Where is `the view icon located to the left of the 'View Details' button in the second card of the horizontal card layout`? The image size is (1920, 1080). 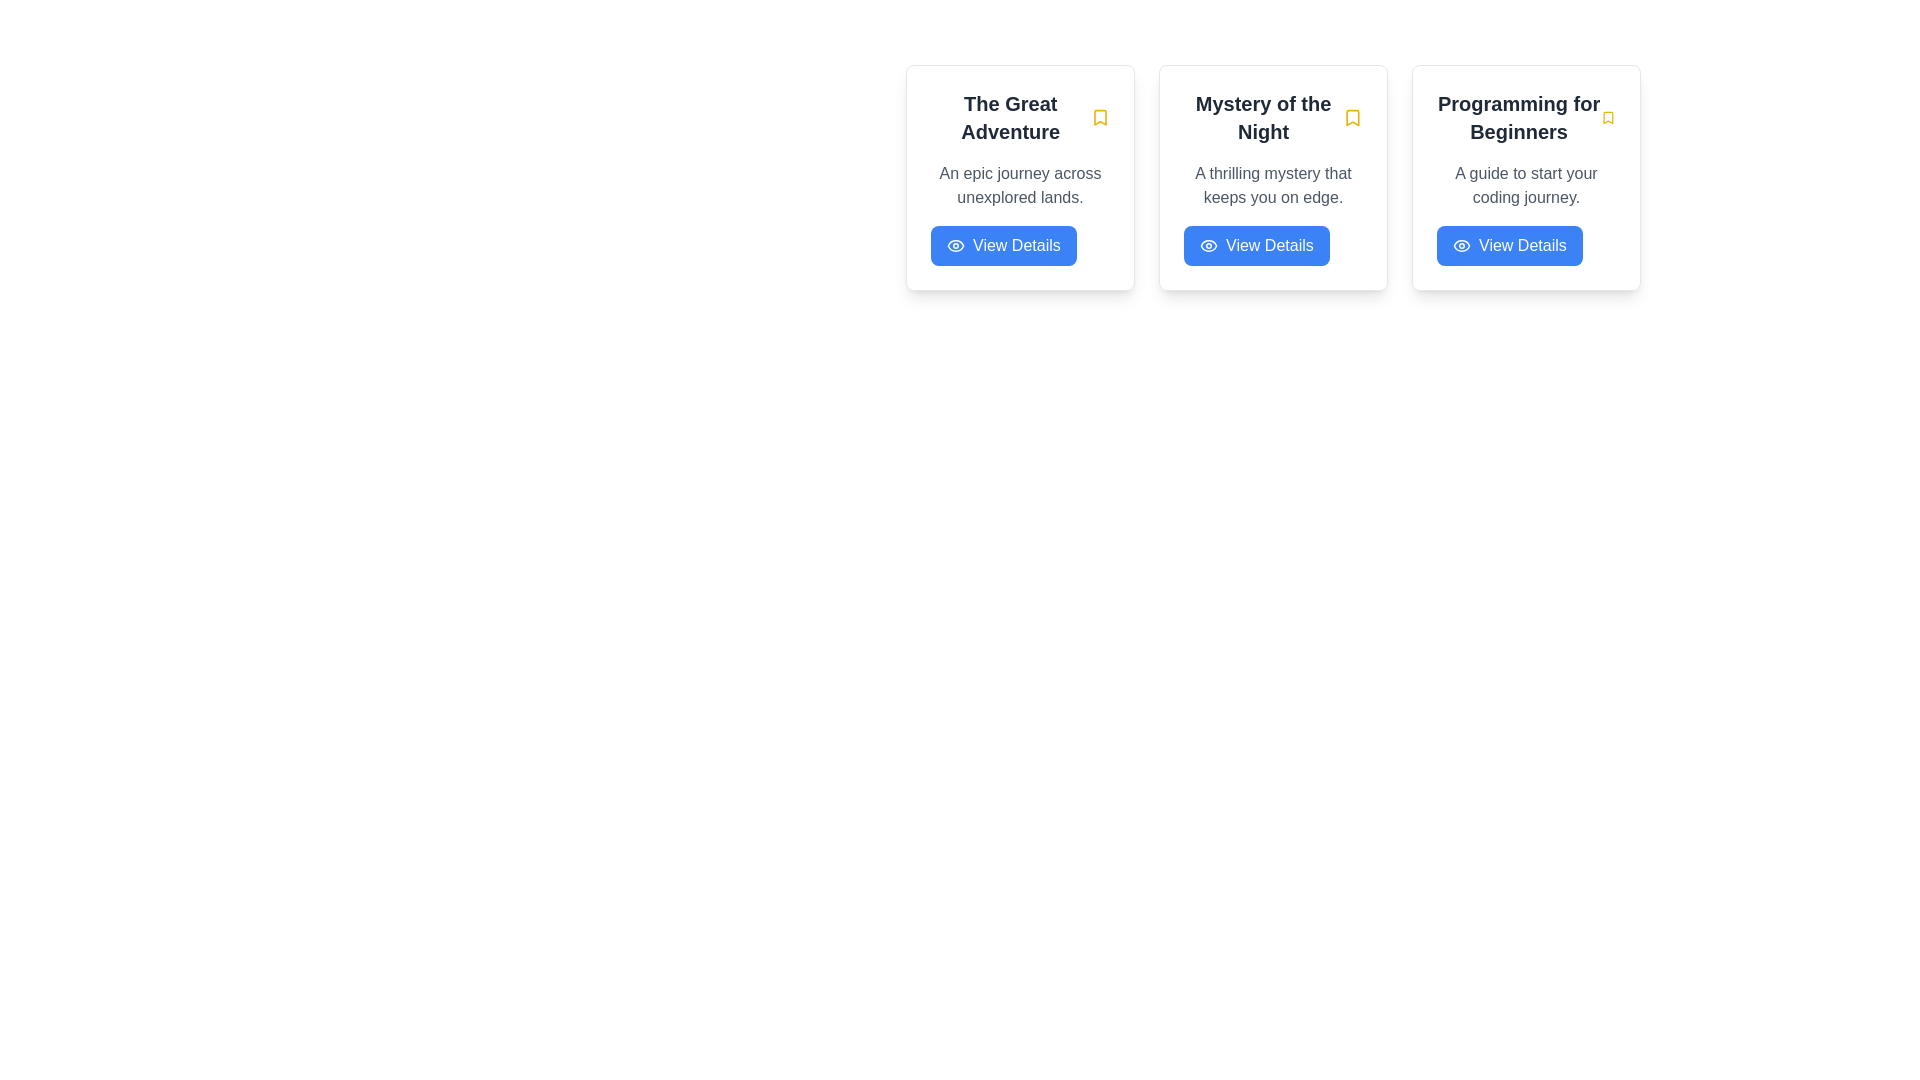 the view icon located to the left of the 'View Details' button in the second card of the horizontal card layout is located at coordinates (1208, 245).